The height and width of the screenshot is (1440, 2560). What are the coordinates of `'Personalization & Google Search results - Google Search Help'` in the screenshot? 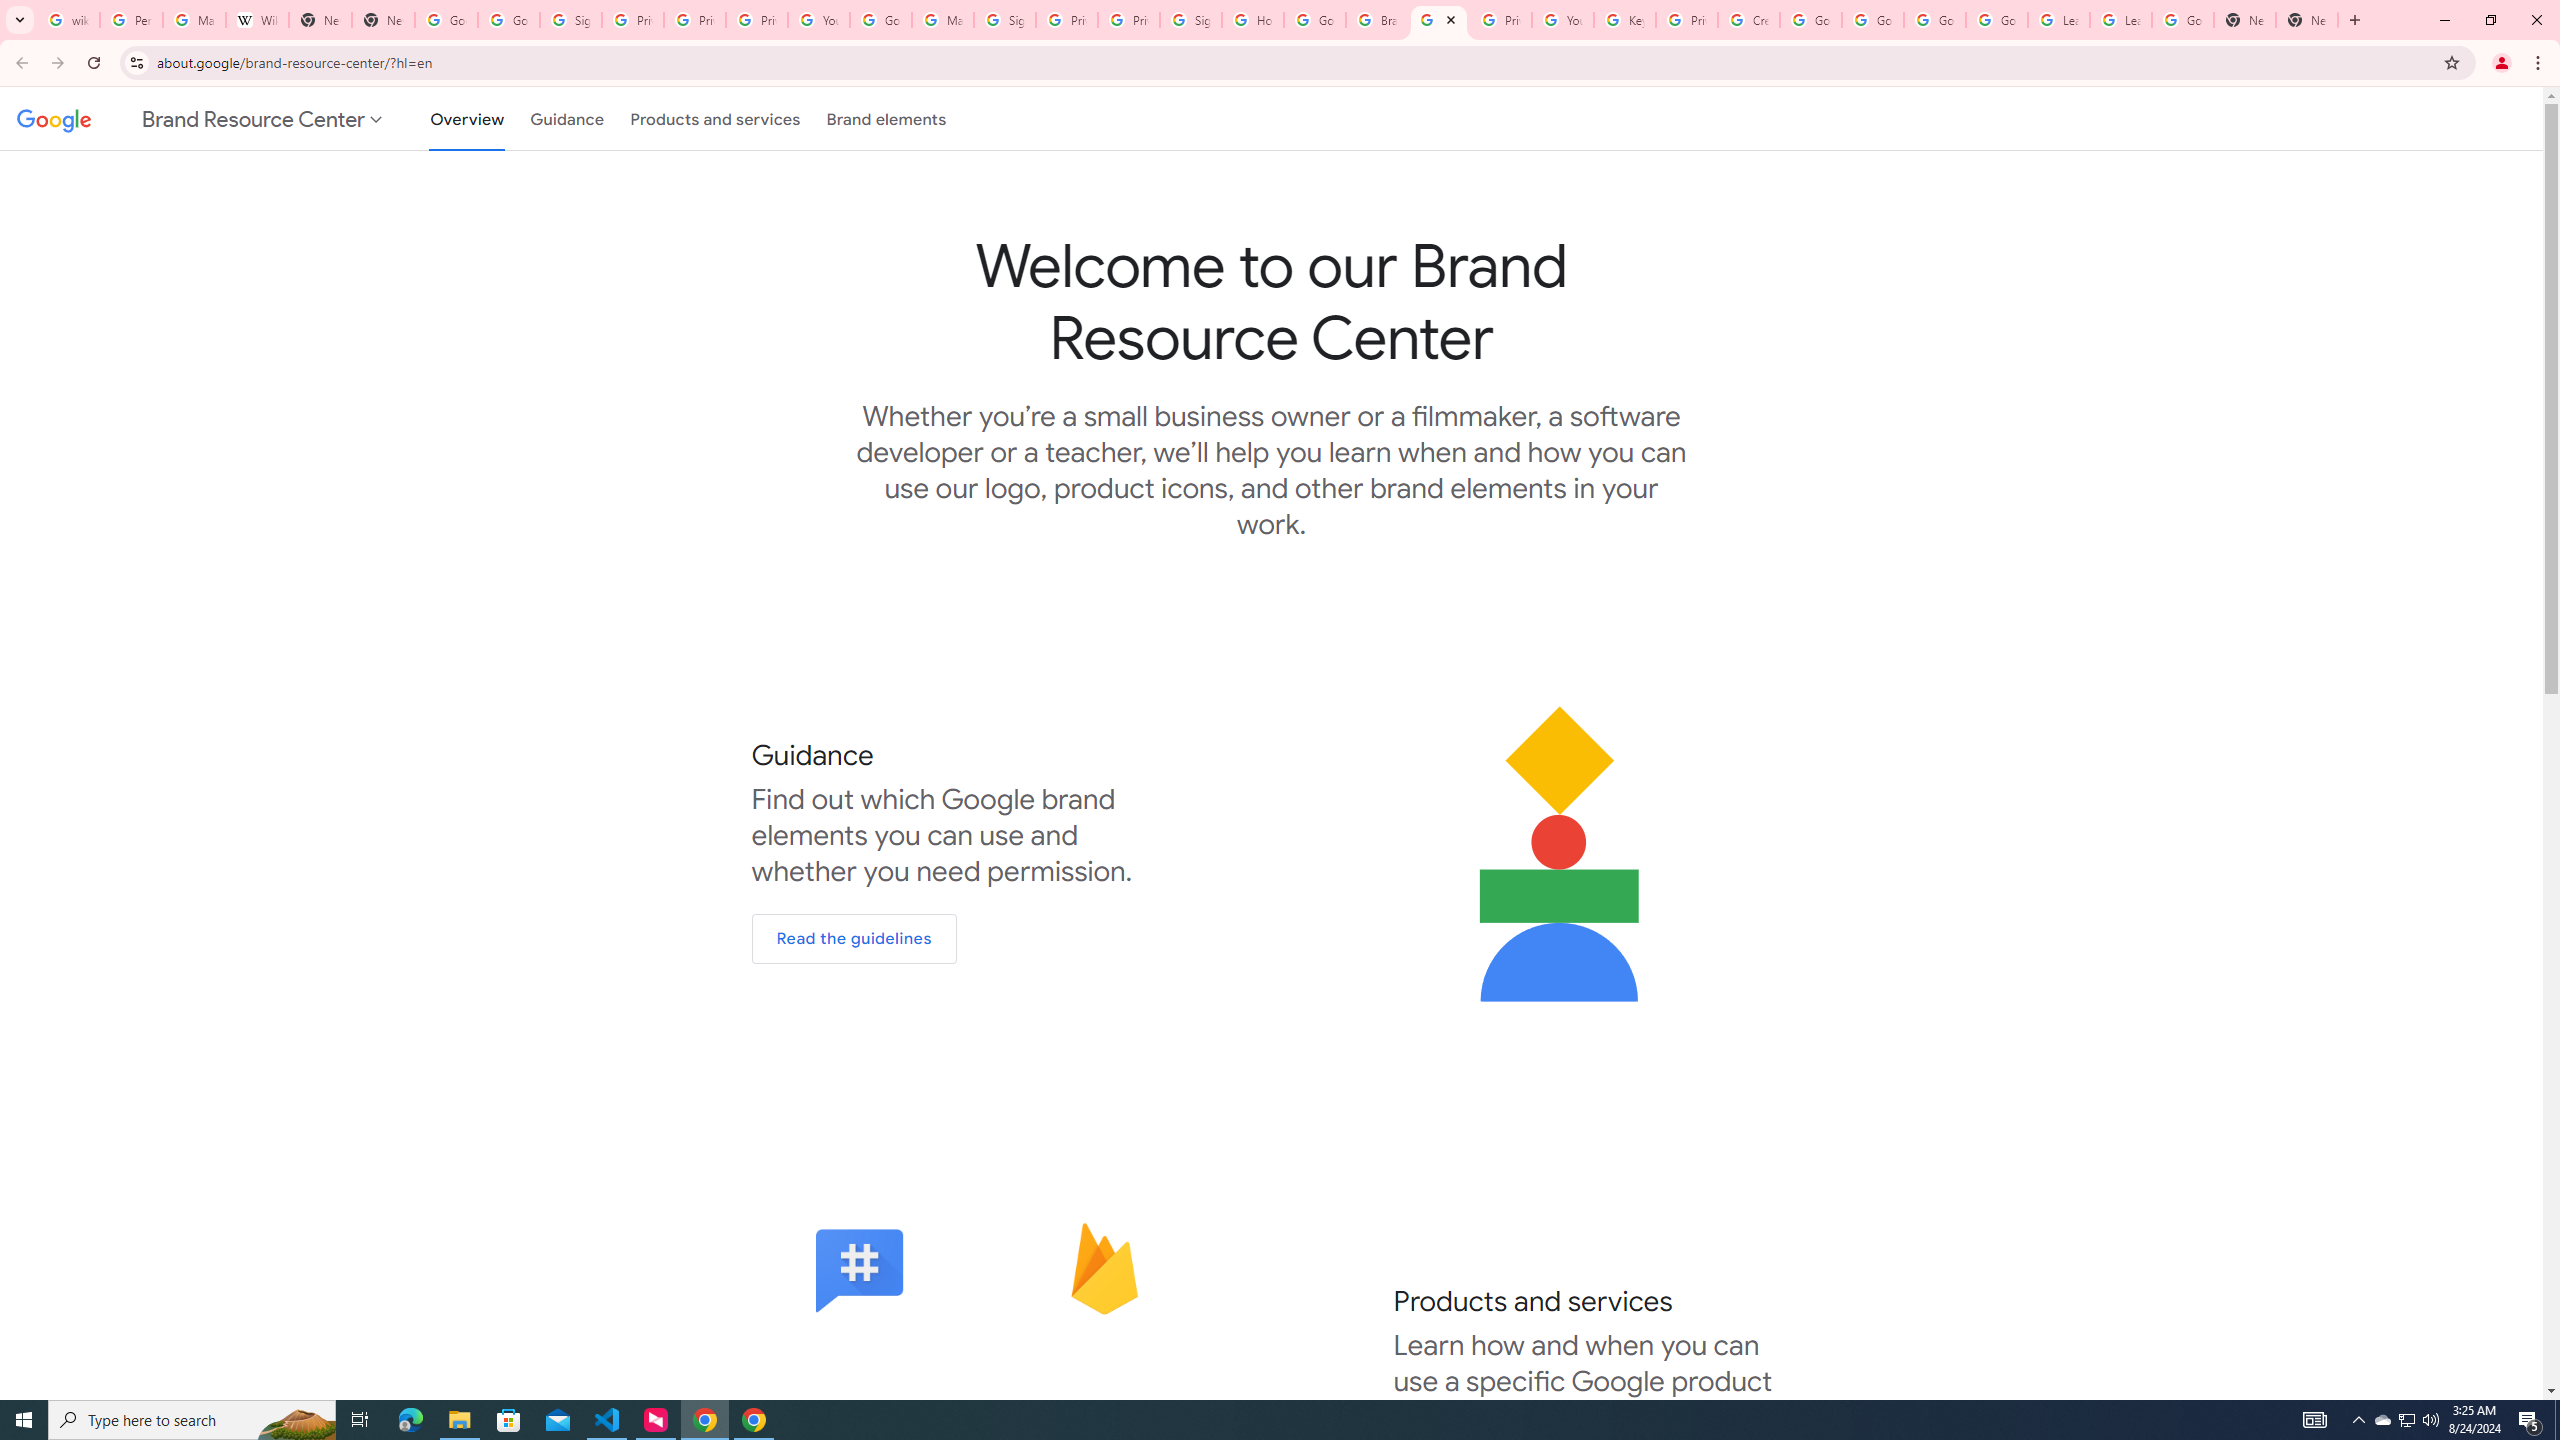 It's located at (130, 19).